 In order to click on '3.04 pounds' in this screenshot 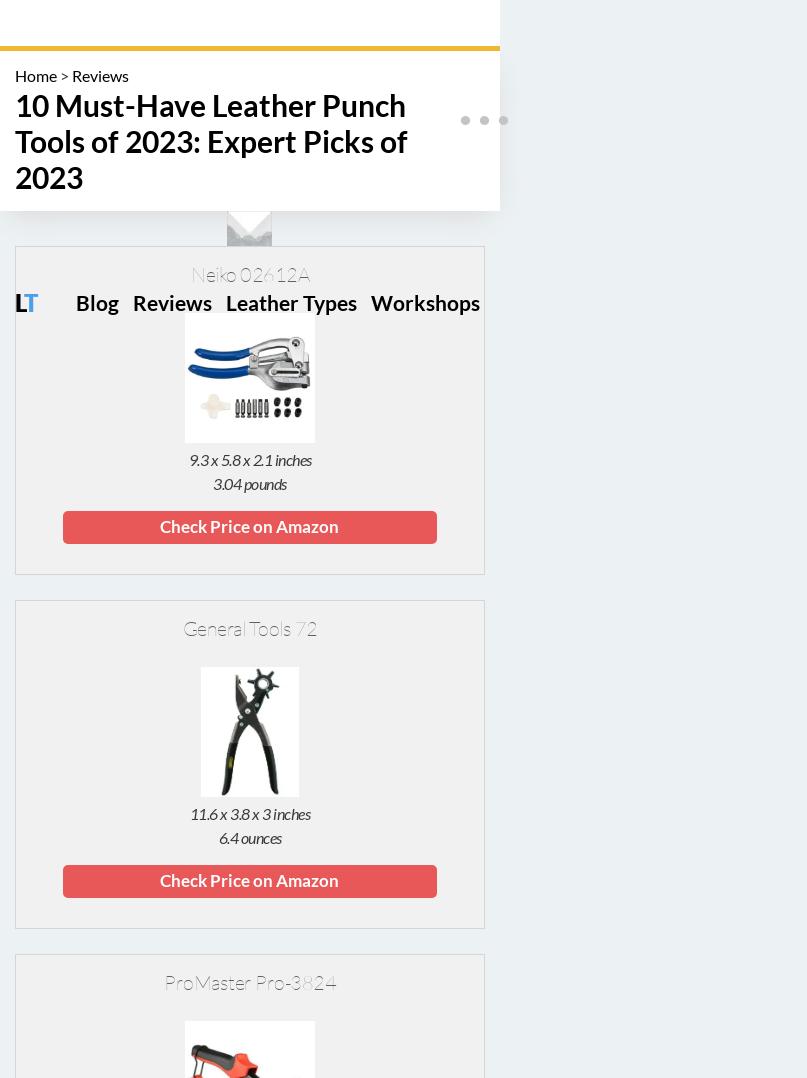, I will do `click(248, 482)`.